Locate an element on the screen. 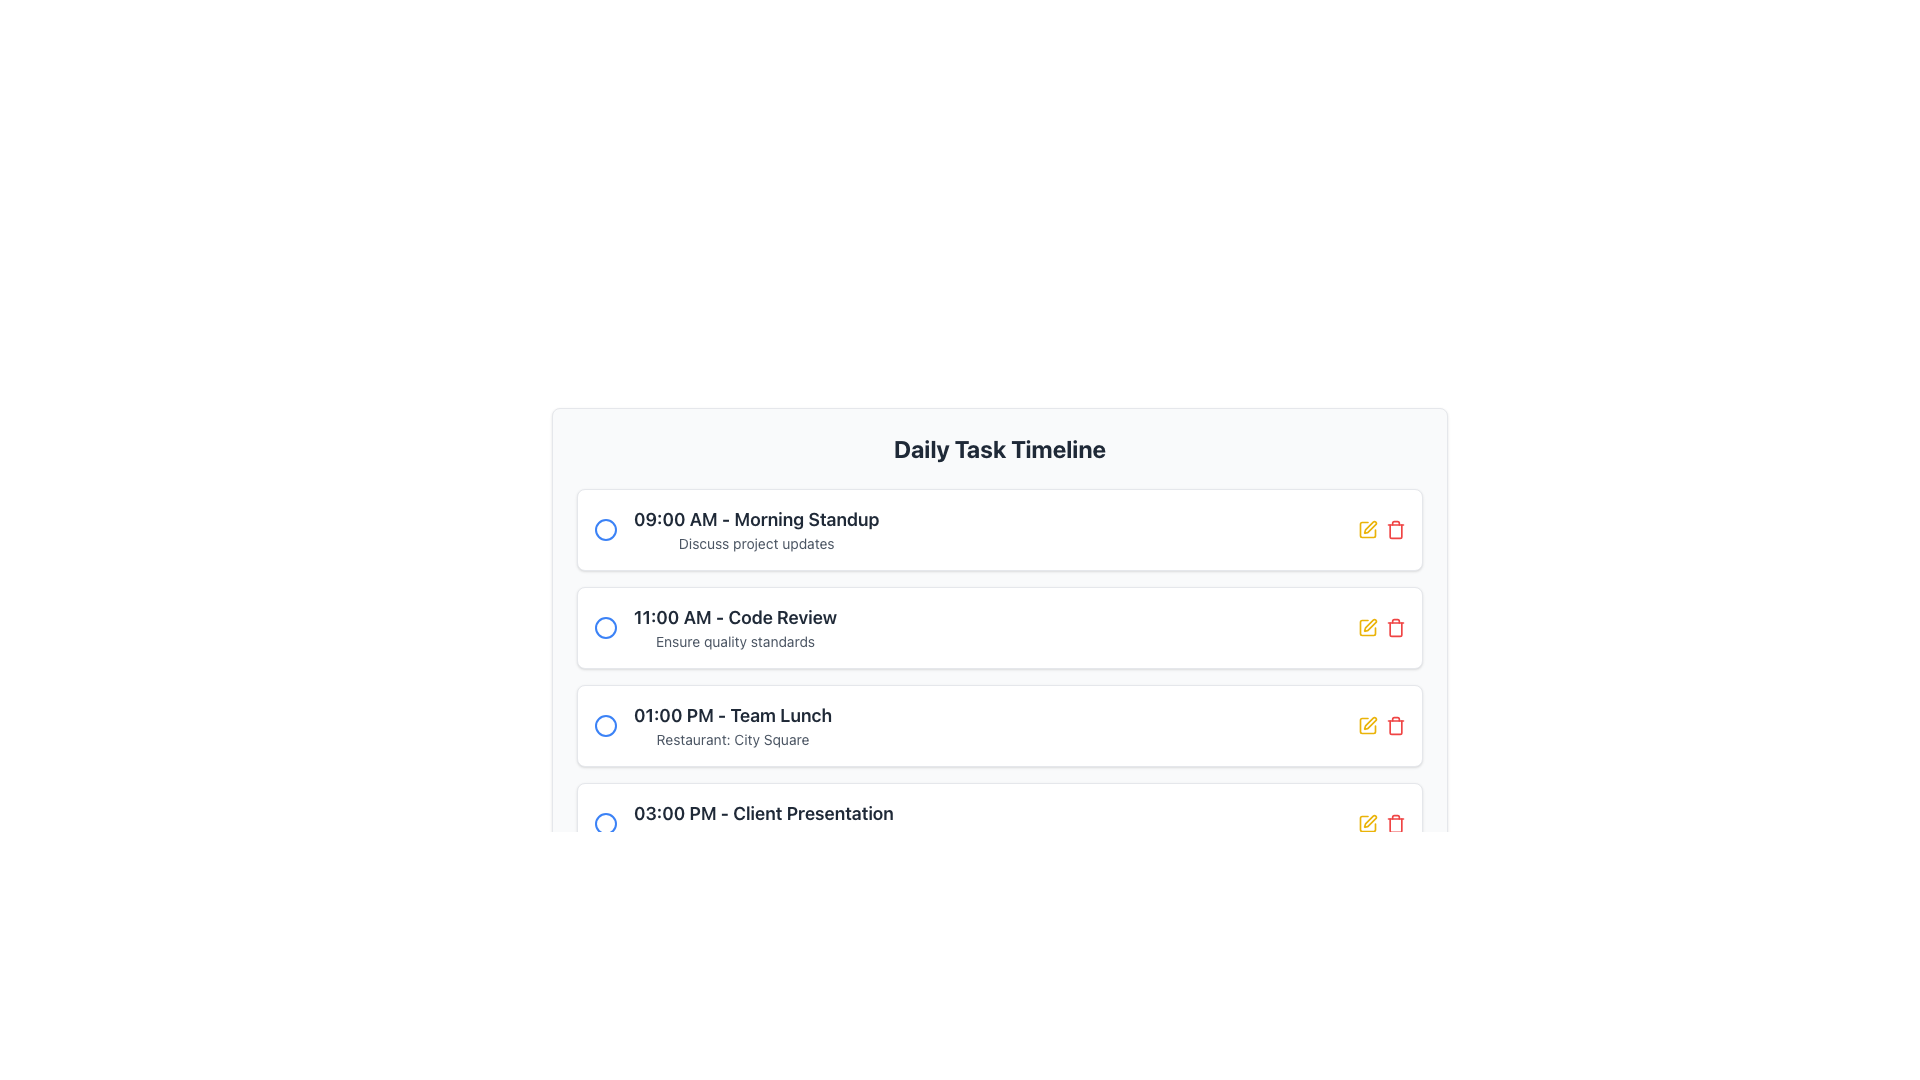 This screenshot has height=1080, width=1920. the surrounding area of the SVG Circle that indicates the task '03:00 PM - Client Presentation' to interact with the task is located at coordinates (604, 824).